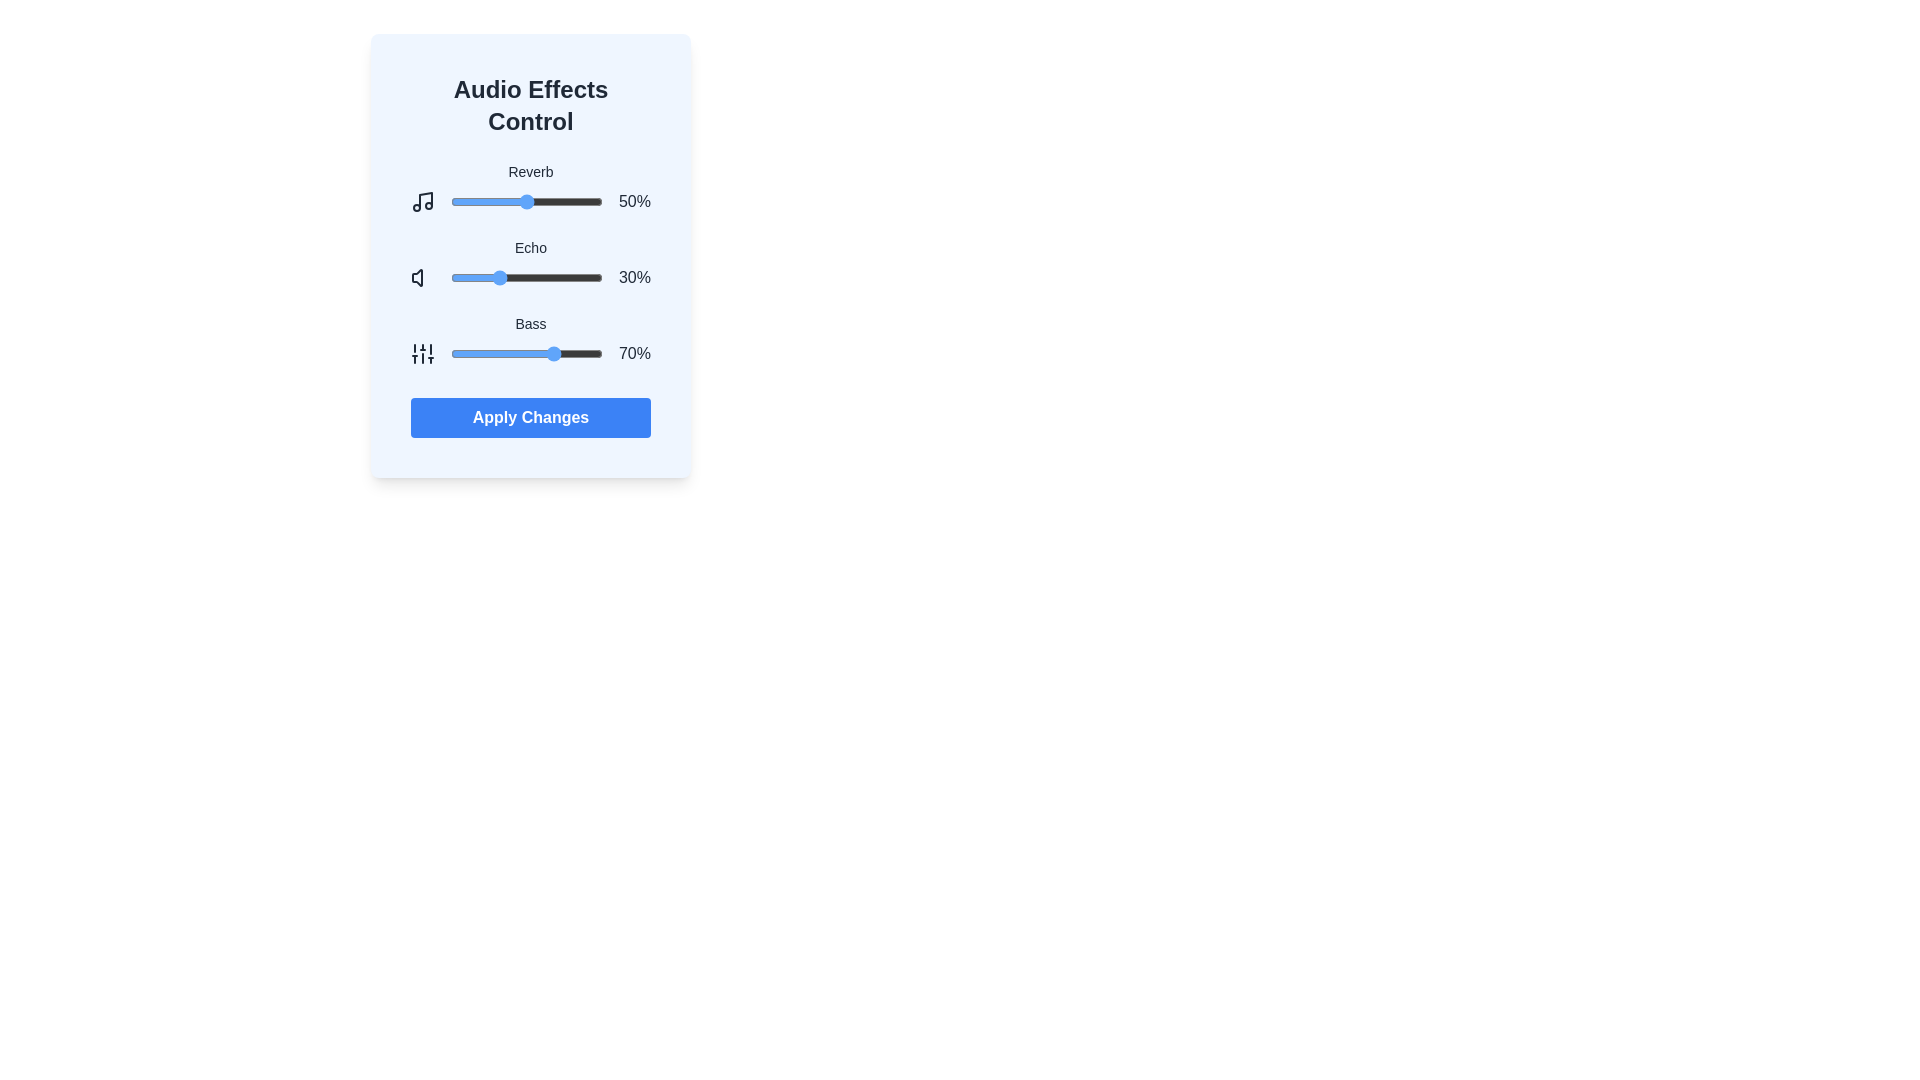  Describe the element at coordinates (462, 201) in the screenshot. I see `the reverb level` at that location.